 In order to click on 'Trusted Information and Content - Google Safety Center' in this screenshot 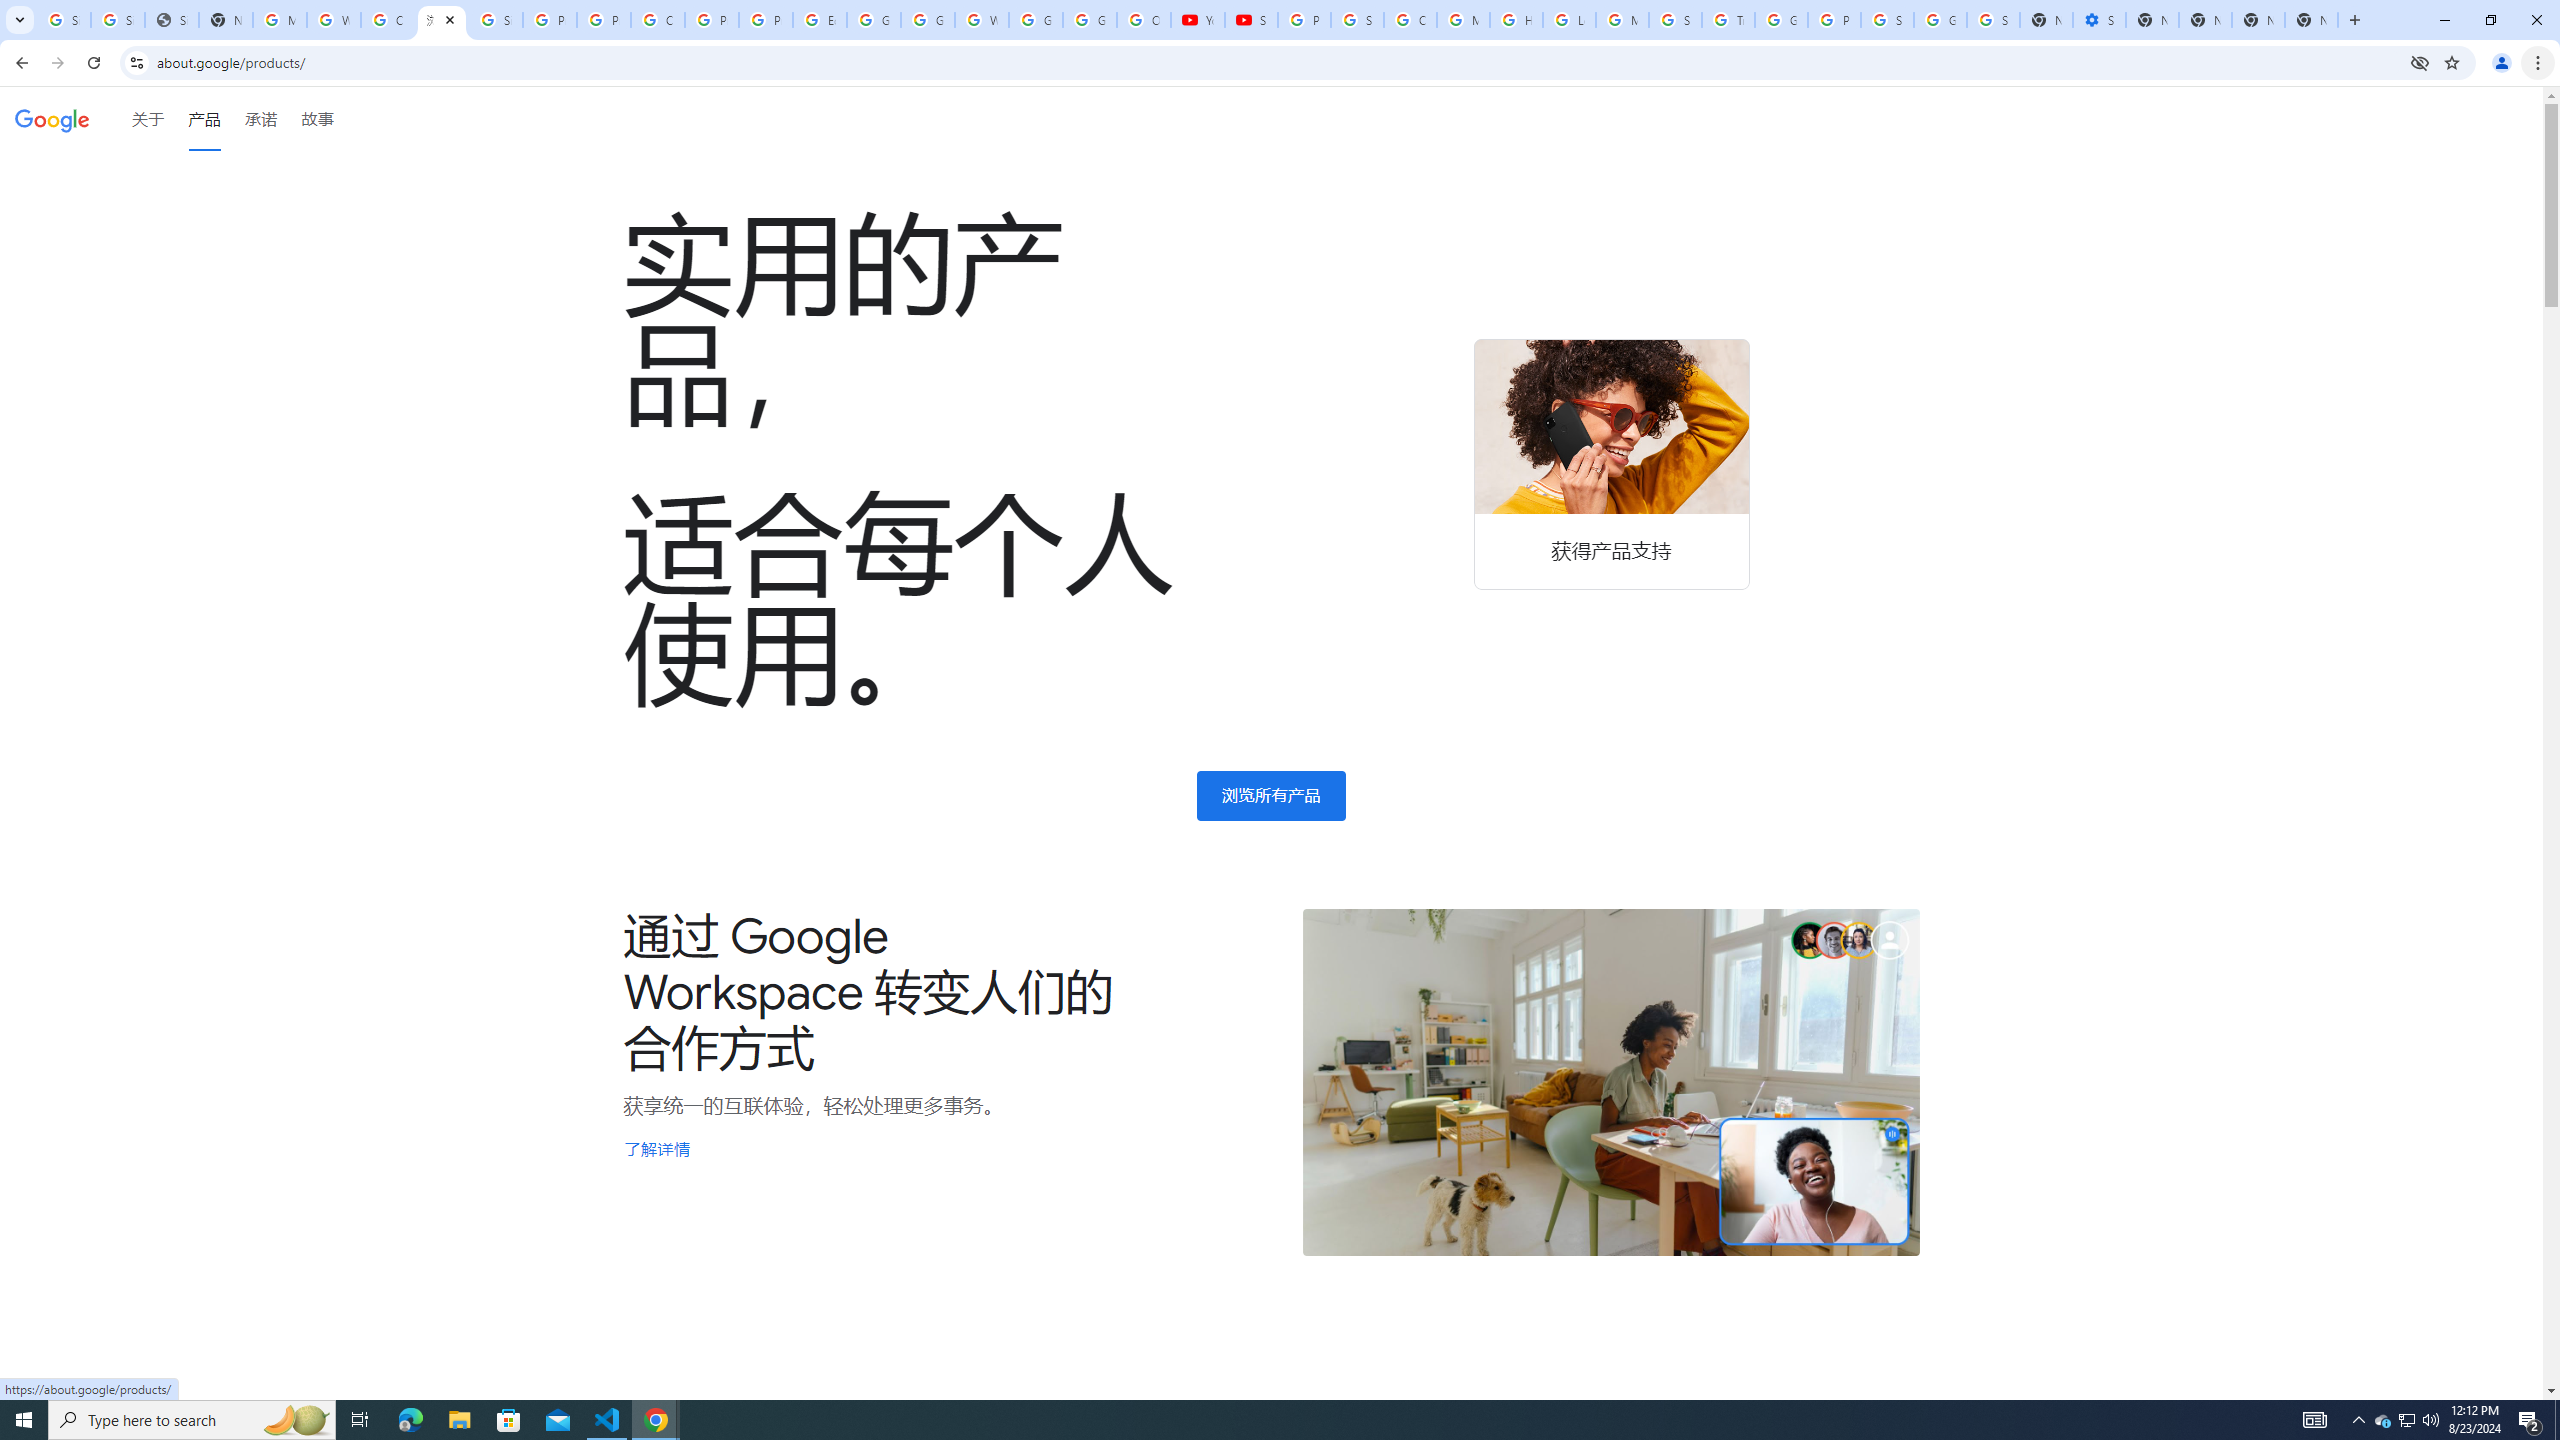, I will do `click(1728, 19)`.